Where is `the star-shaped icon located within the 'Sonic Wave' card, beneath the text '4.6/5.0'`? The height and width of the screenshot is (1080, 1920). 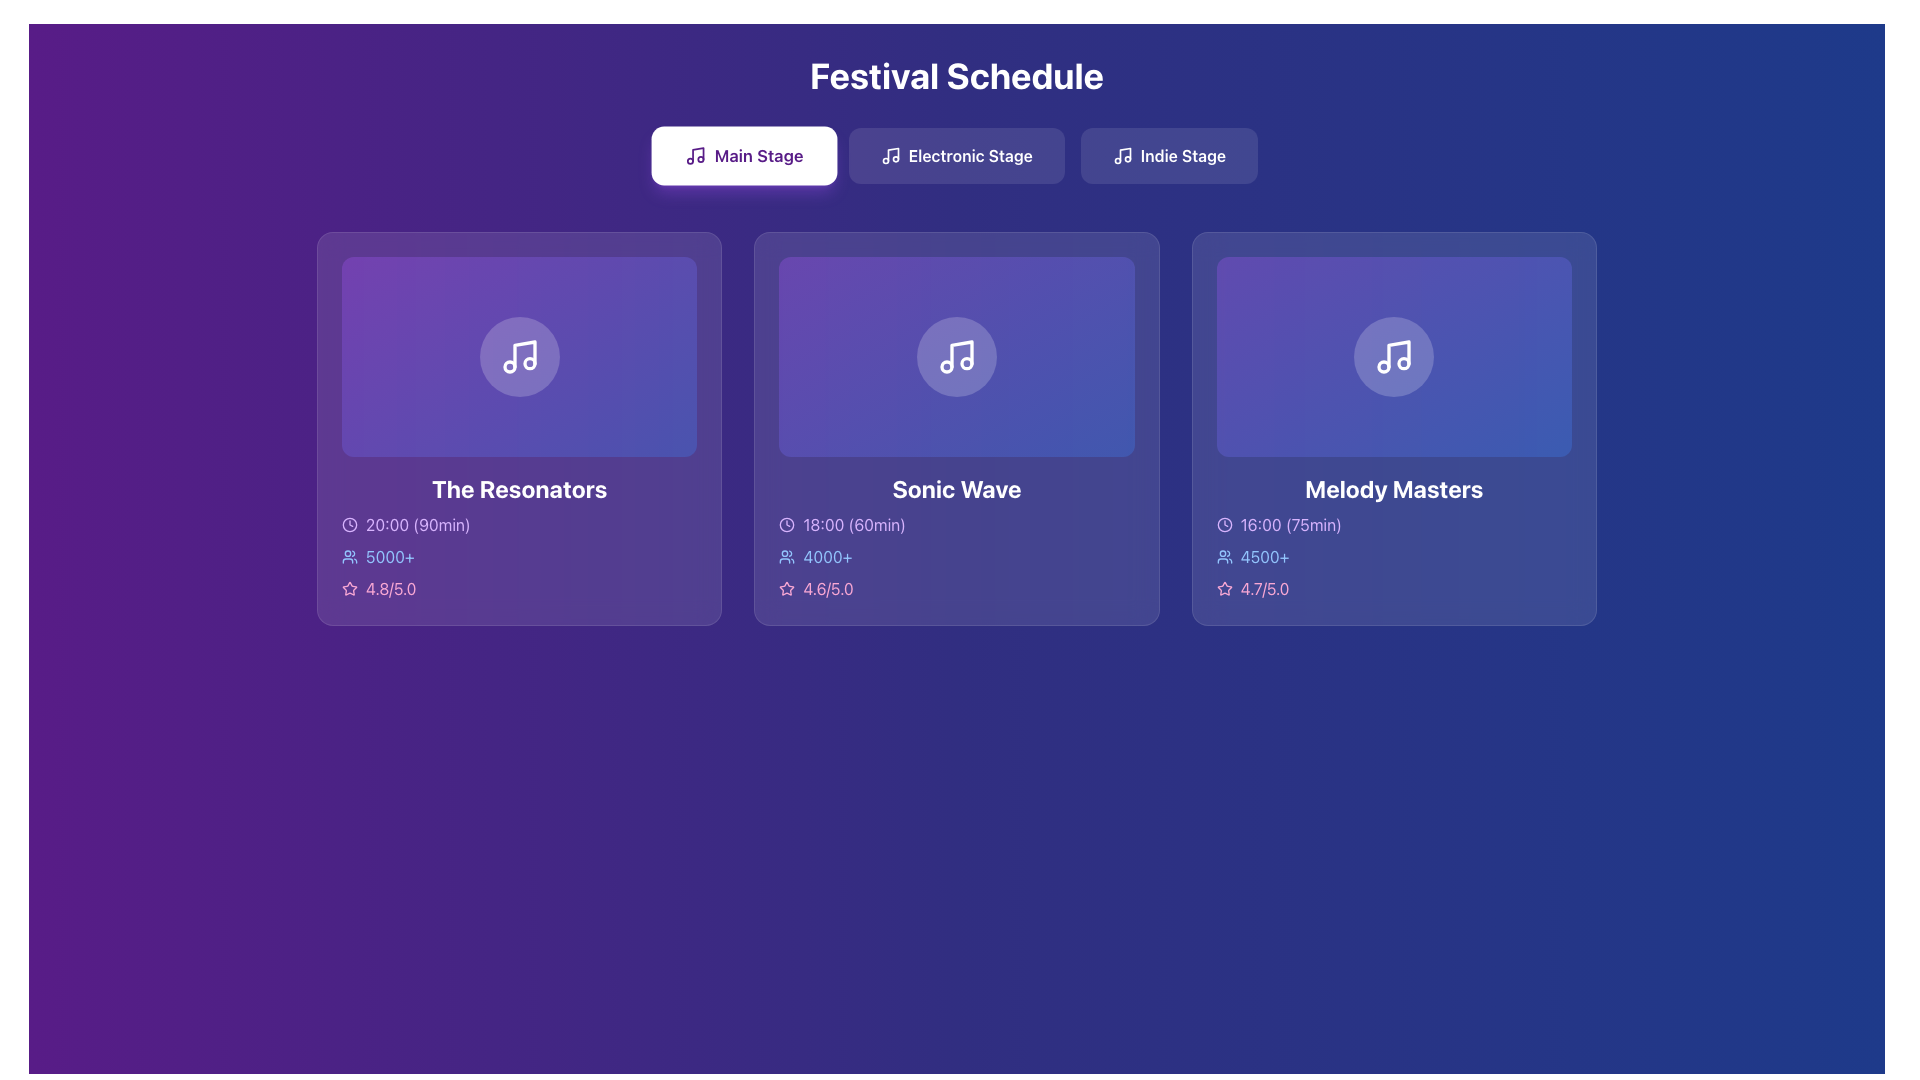 the star-shaped icon located within the 'Sonic Wave' card, beneath the text '4.6/5.0' is located at coordinates (786, 587).